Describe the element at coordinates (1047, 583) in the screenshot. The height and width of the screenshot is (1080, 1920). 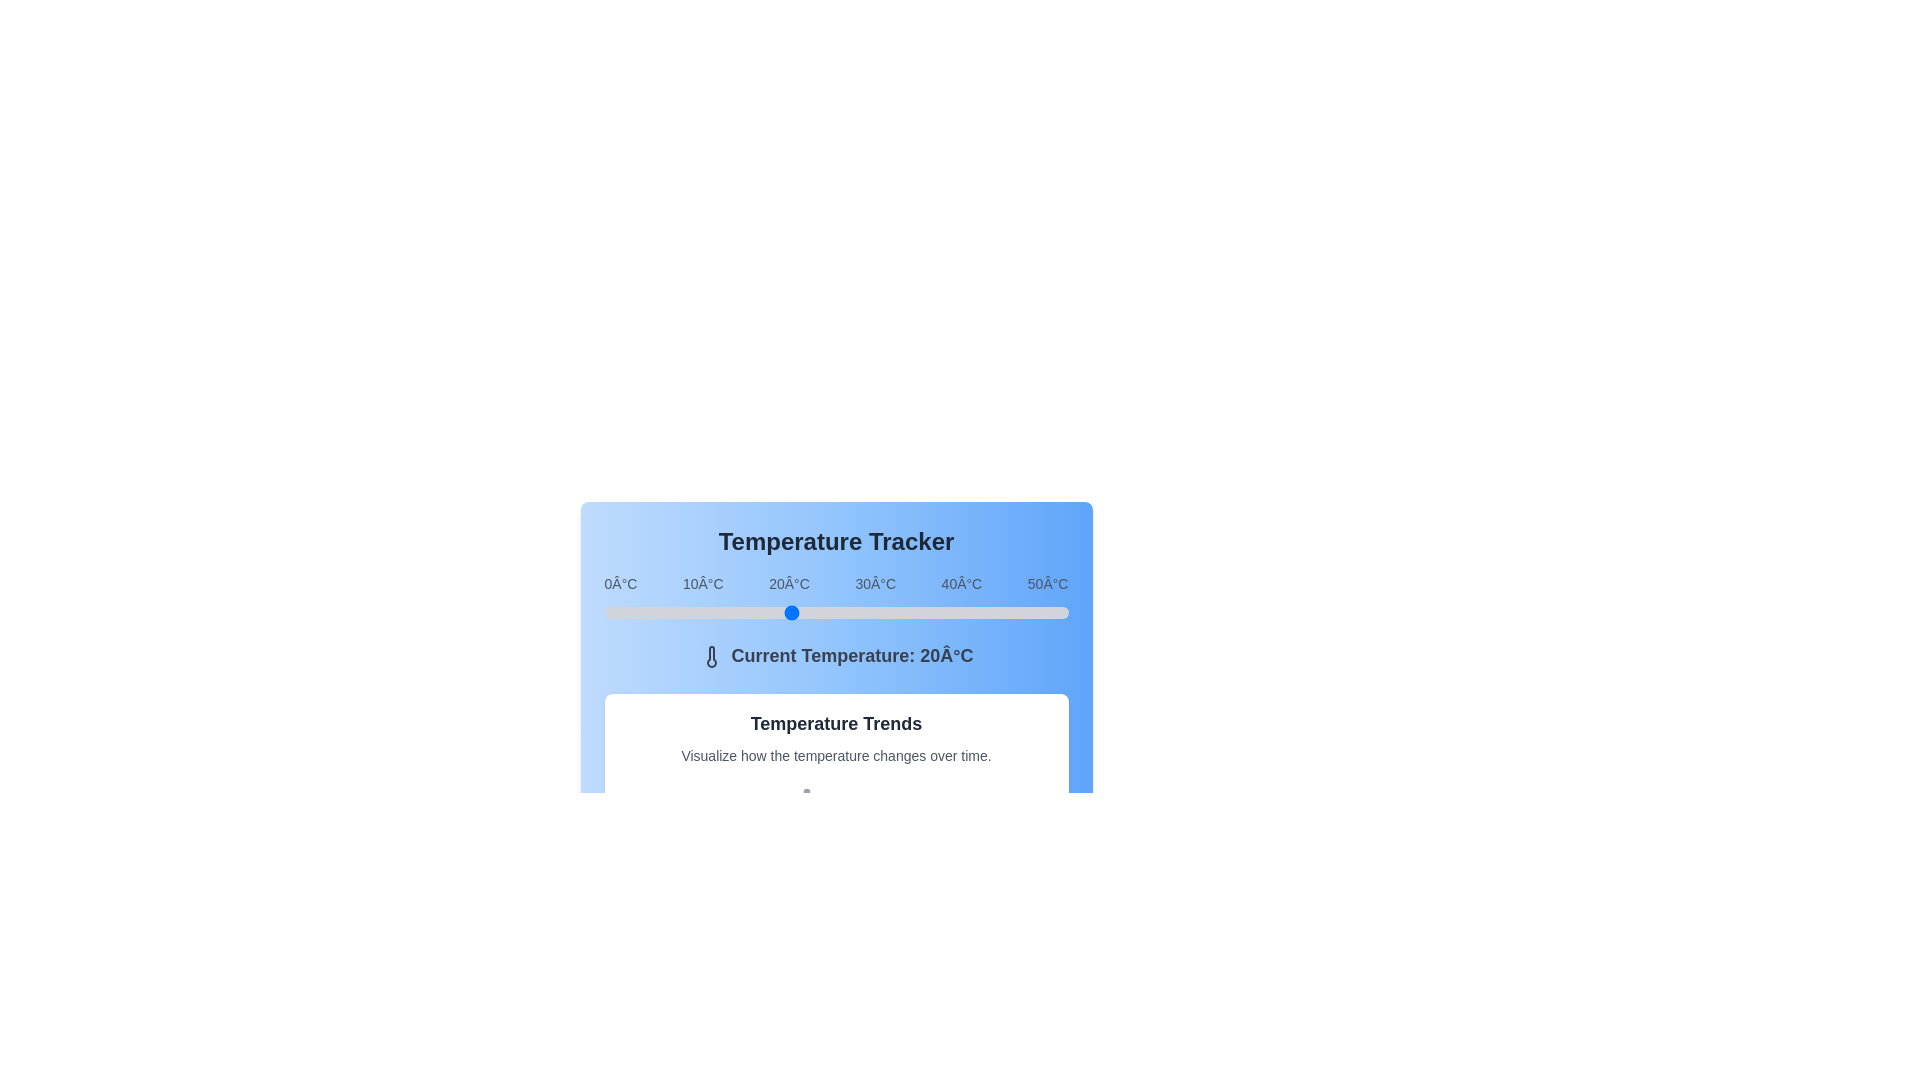
I see `the temperature label 50°C to focus on it` at that location.